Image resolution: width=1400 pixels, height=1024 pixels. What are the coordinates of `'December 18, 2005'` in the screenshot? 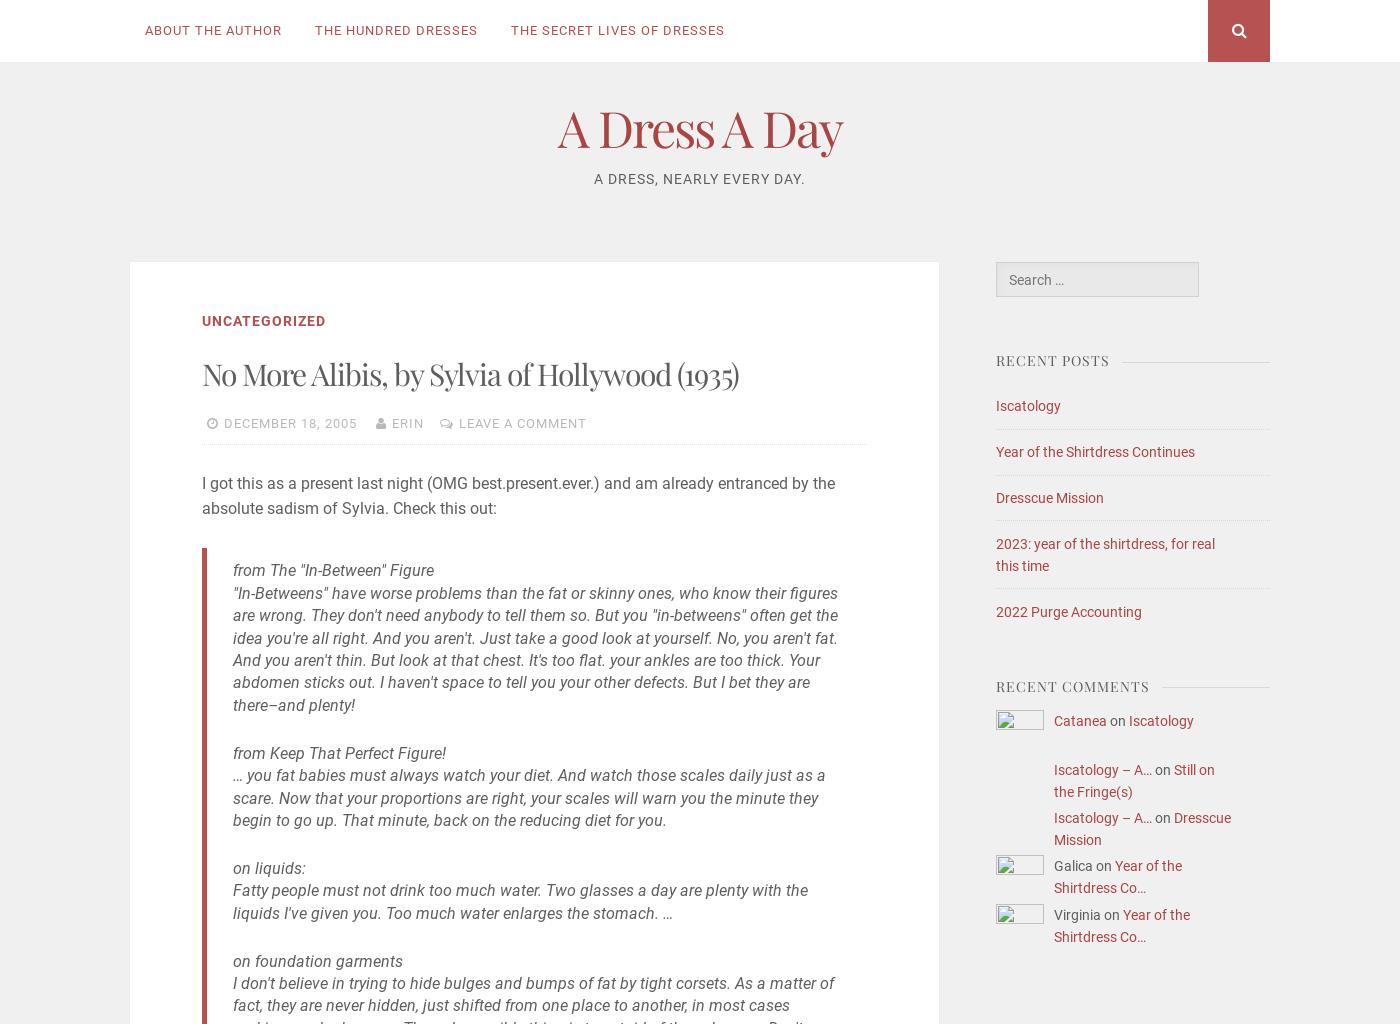 It's located at (290, 422).